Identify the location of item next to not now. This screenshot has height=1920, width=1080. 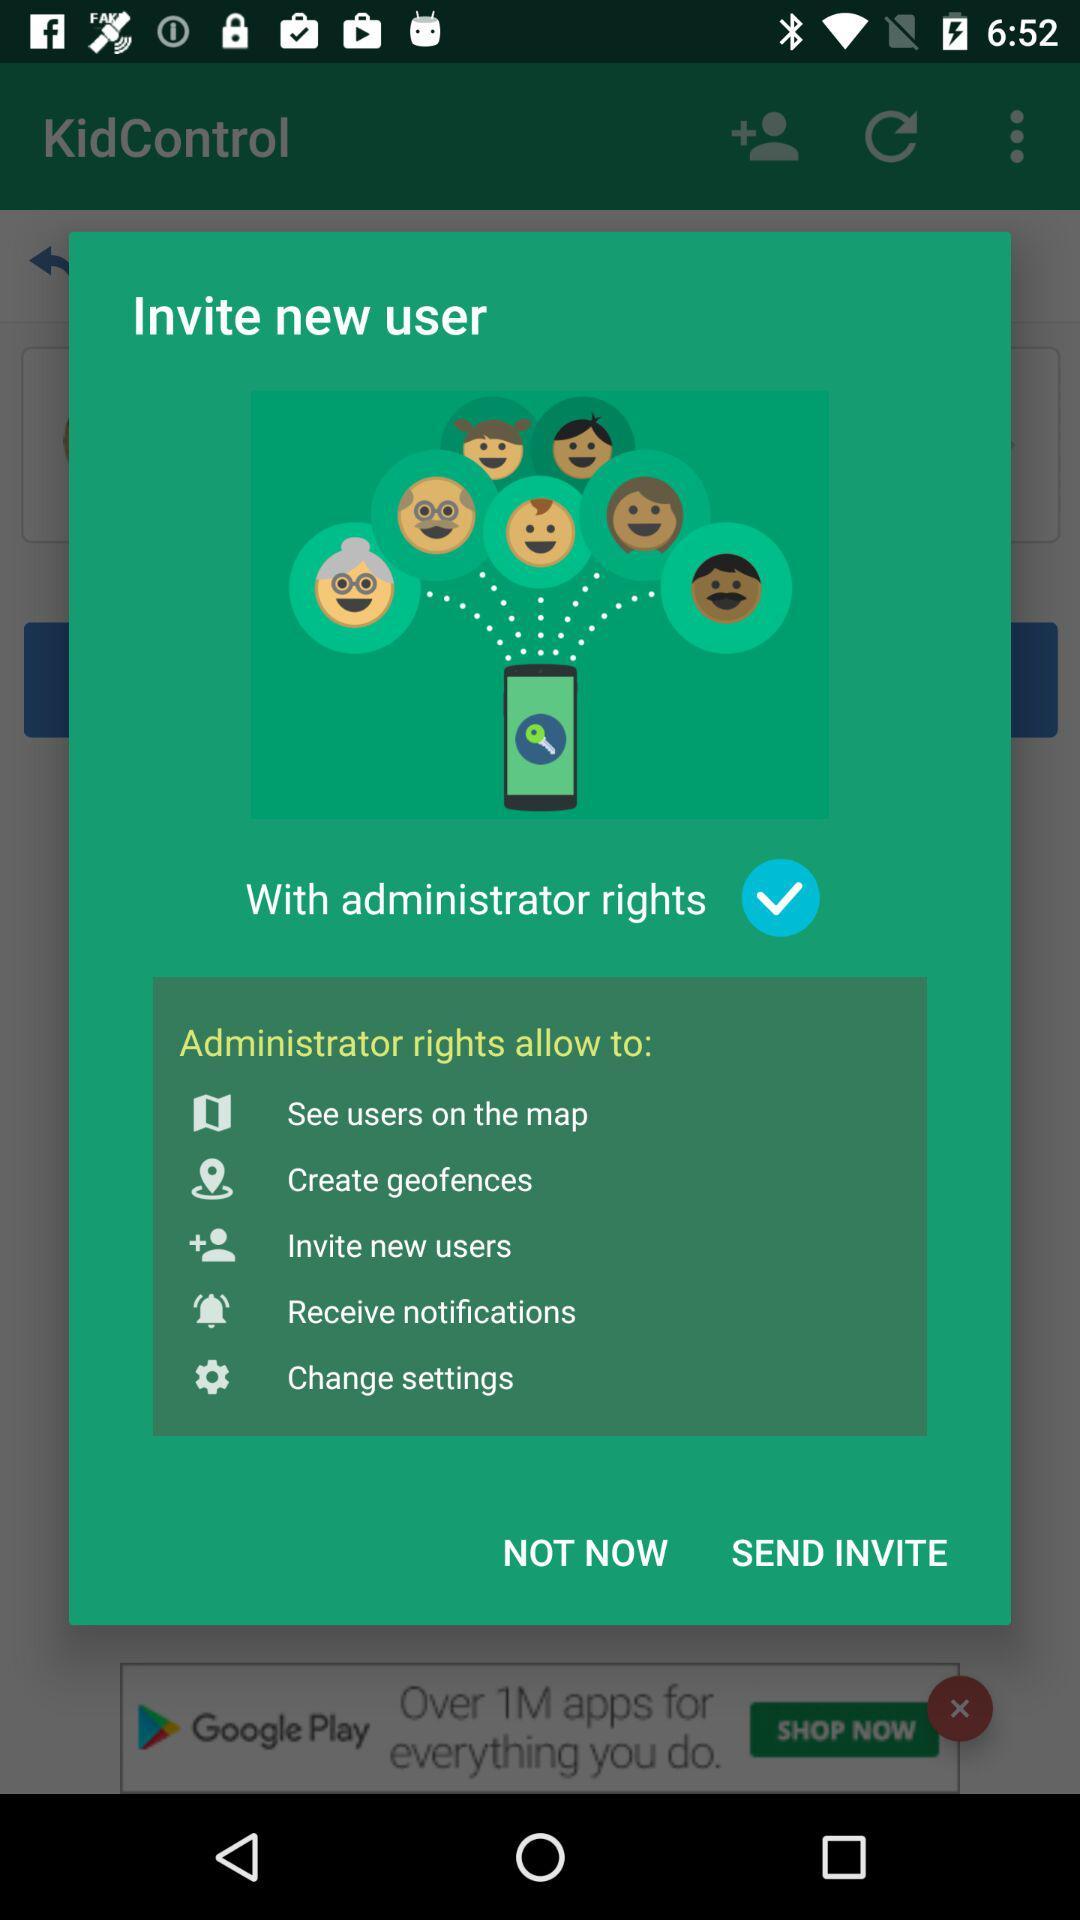
(839, 1550).